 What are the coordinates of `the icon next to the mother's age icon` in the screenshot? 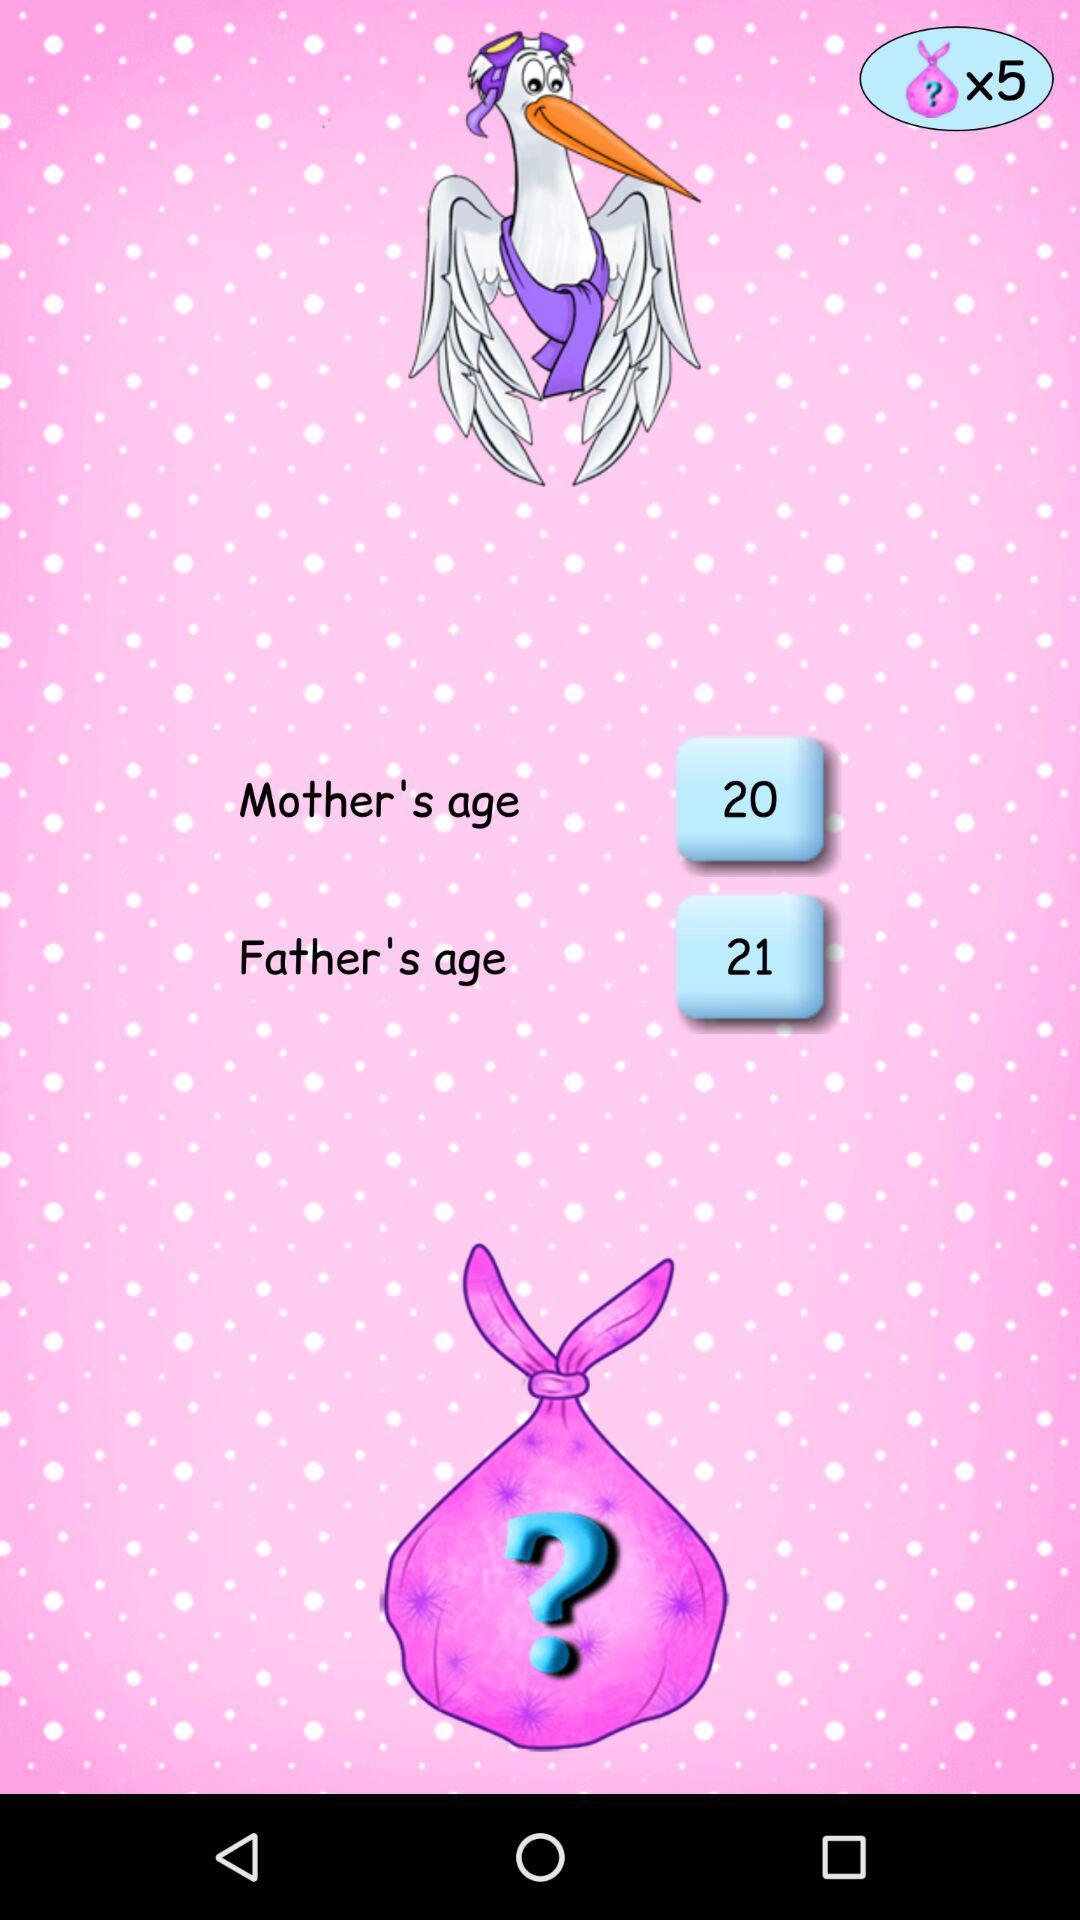 It's located at (749, 796).